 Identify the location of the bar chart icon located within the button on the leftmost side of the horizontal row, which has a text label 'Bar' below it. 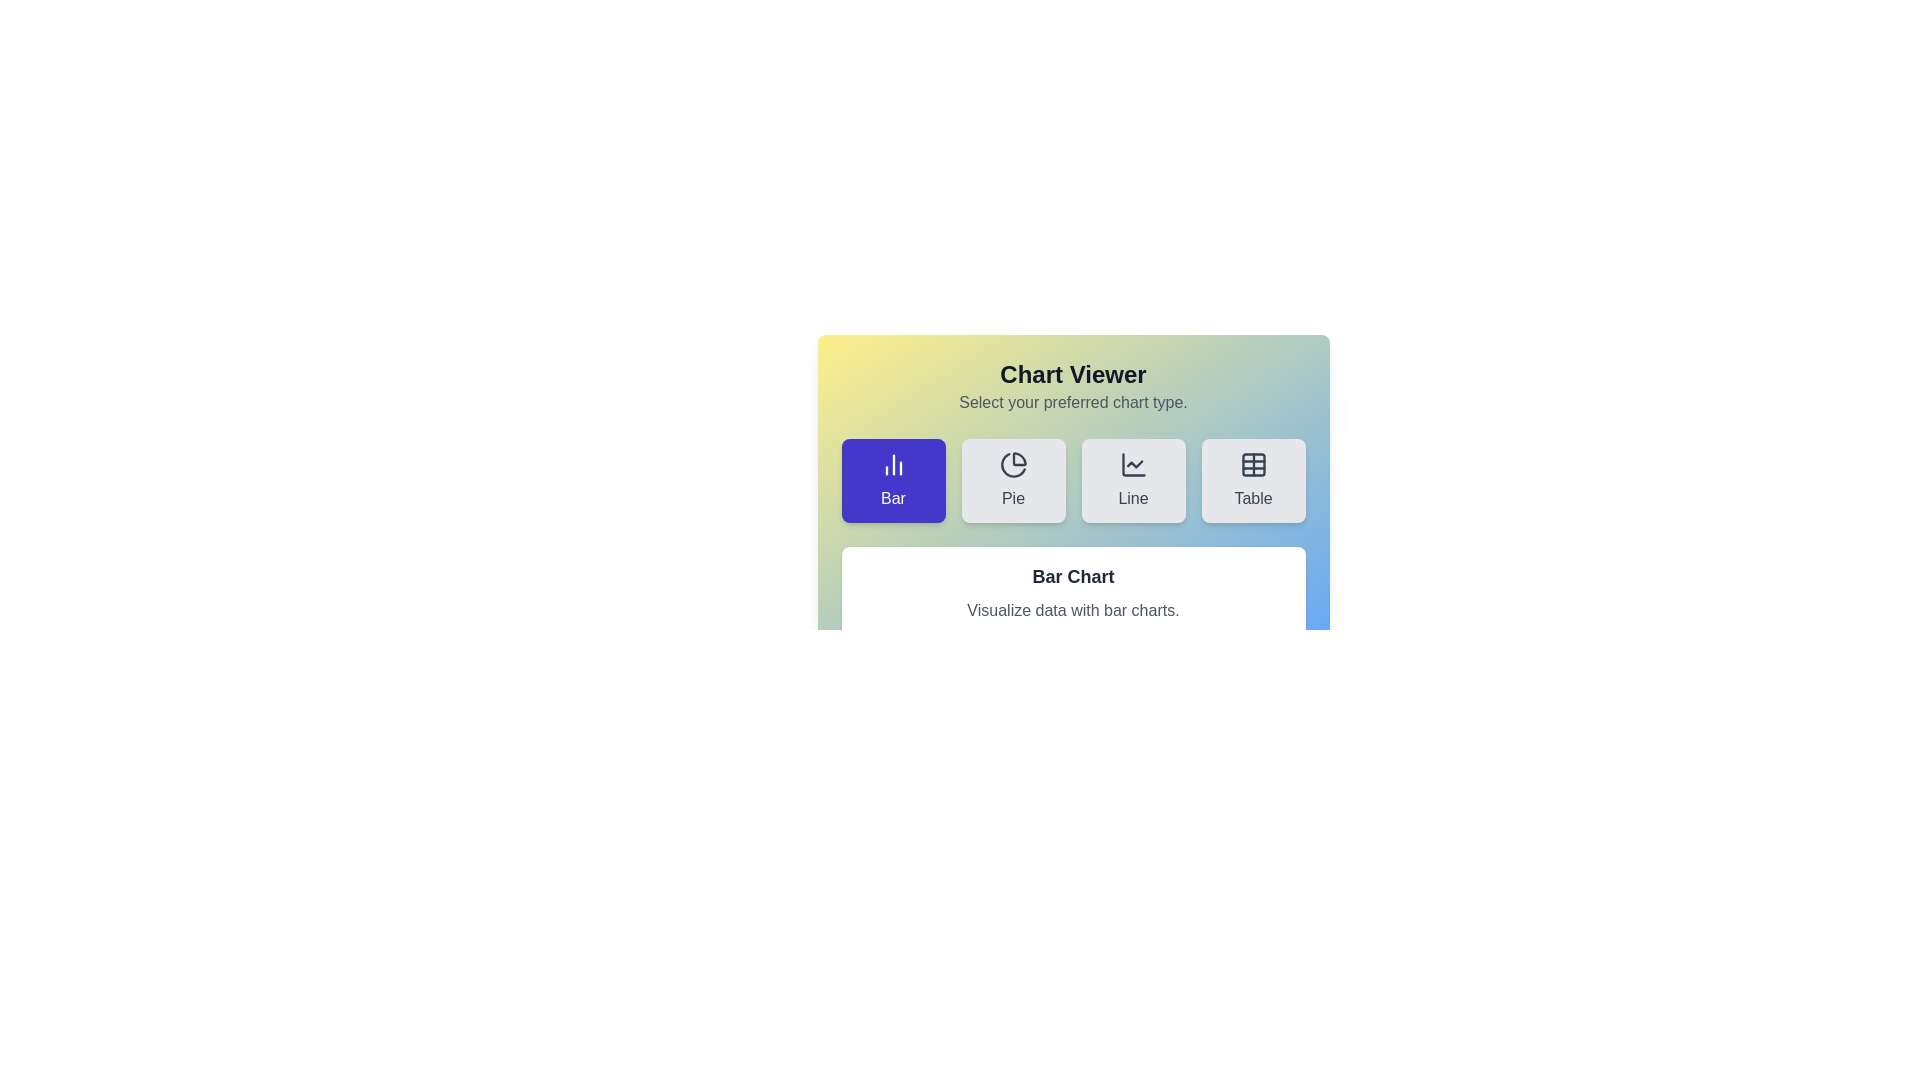
(892, 465).